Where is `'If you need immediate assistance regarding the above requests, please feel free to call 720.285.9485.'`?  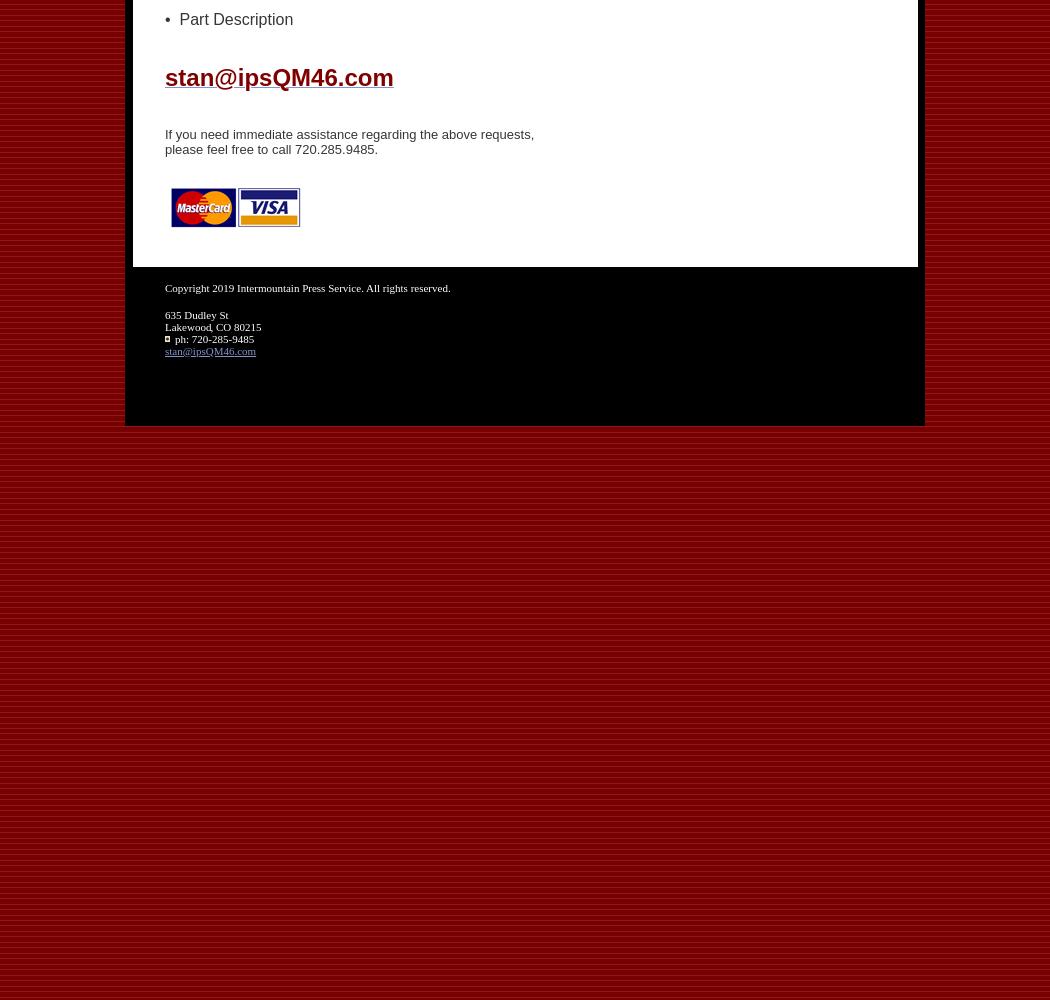 'If you need immediate assistance regarding the above requests, please feel free to call 720.285.9485.' is located at coordinates (164, 141).